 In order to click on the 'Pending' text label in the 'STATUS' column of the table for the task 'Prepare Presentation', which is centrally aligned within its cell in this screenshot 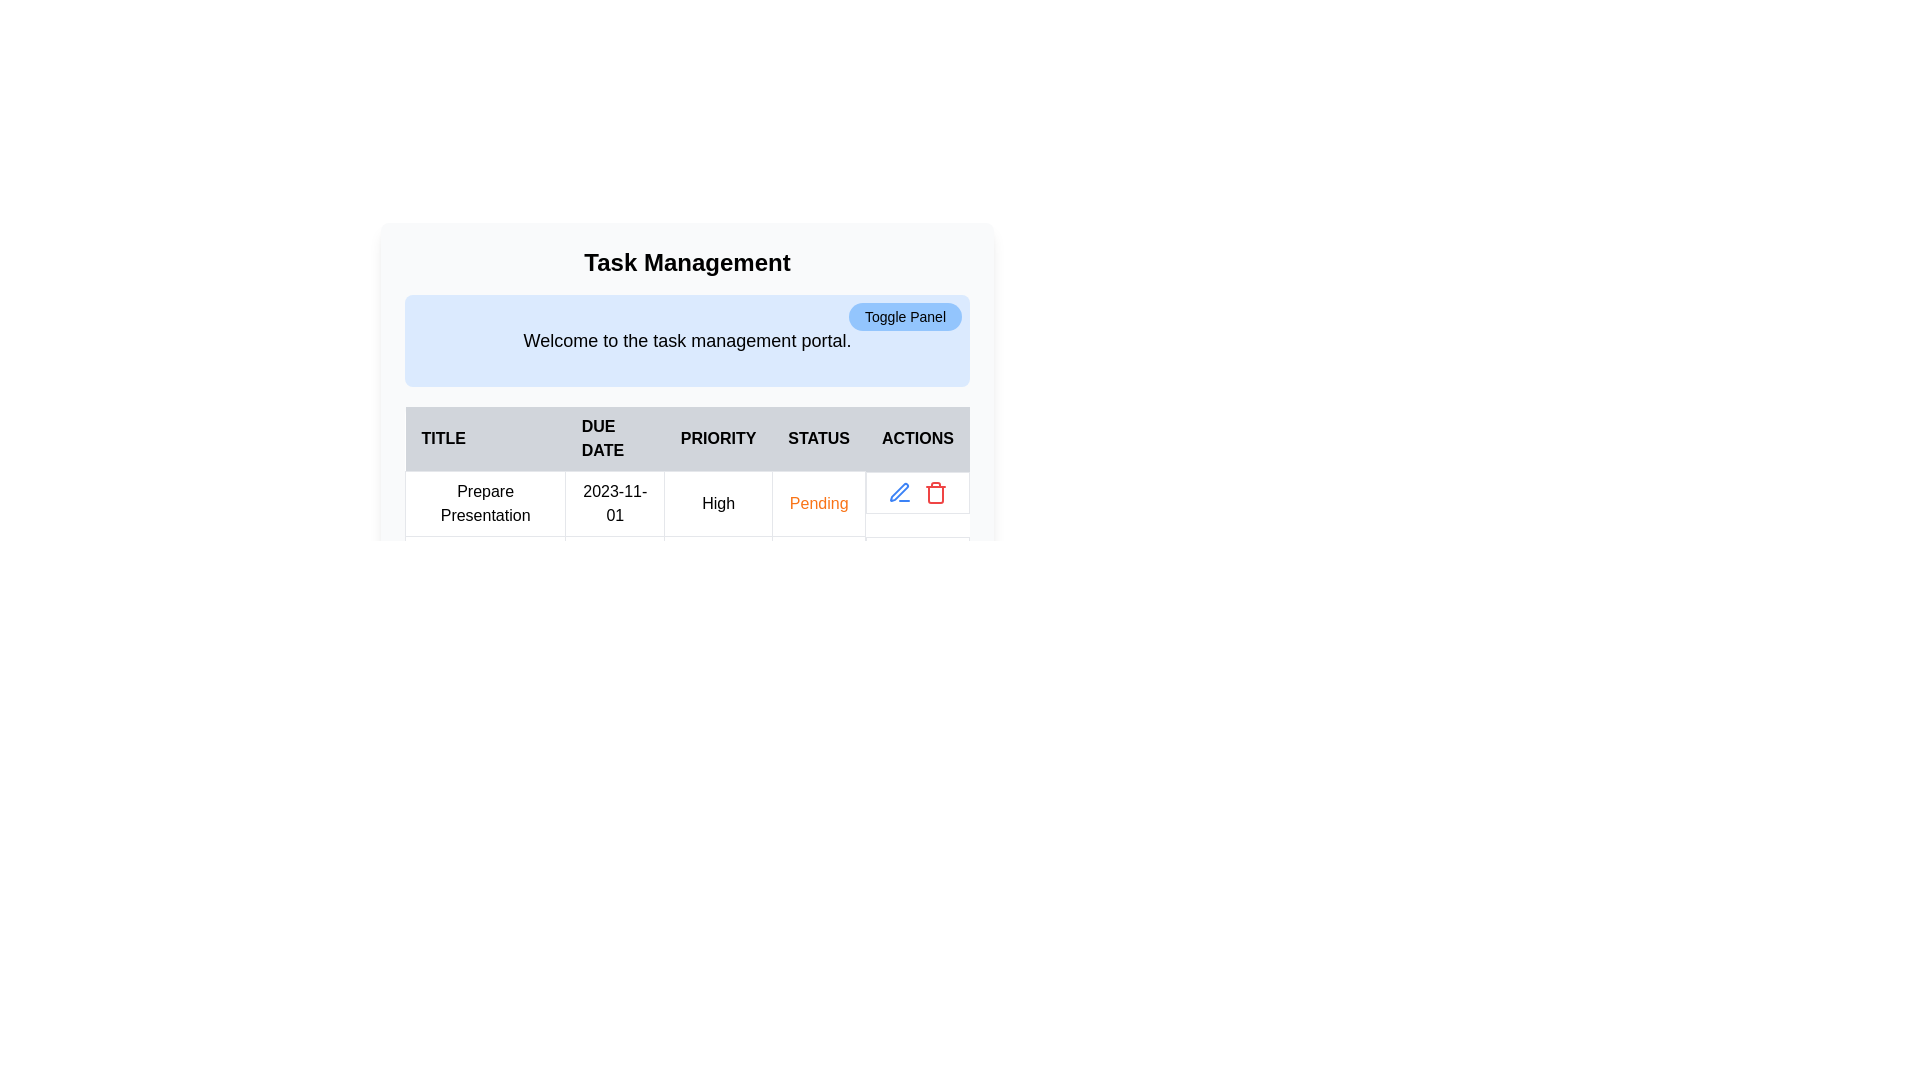, I will do `click(819, 502)`.